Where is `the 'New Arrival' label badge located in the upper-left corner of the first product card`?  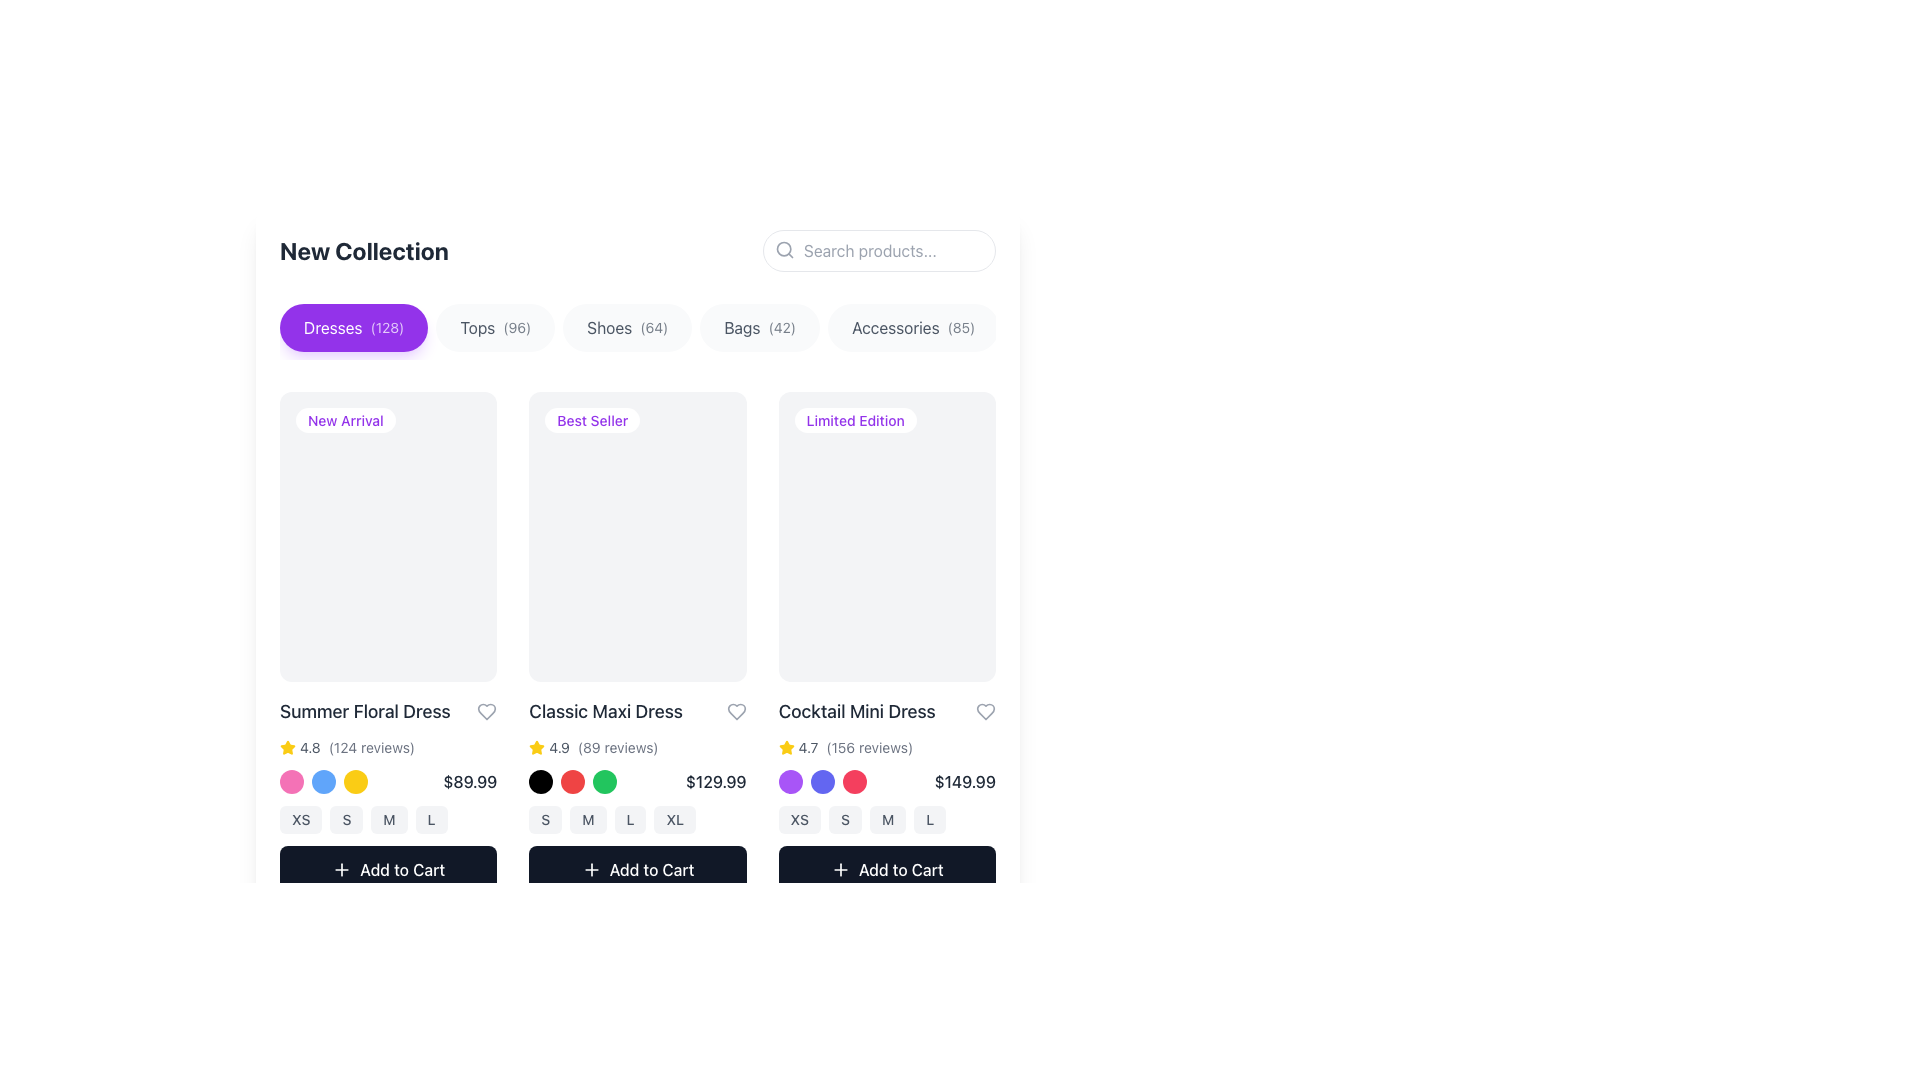 the 'New Arrival' label badge located in the upper-left corner of the first product card is located at coordinates (345, 419).